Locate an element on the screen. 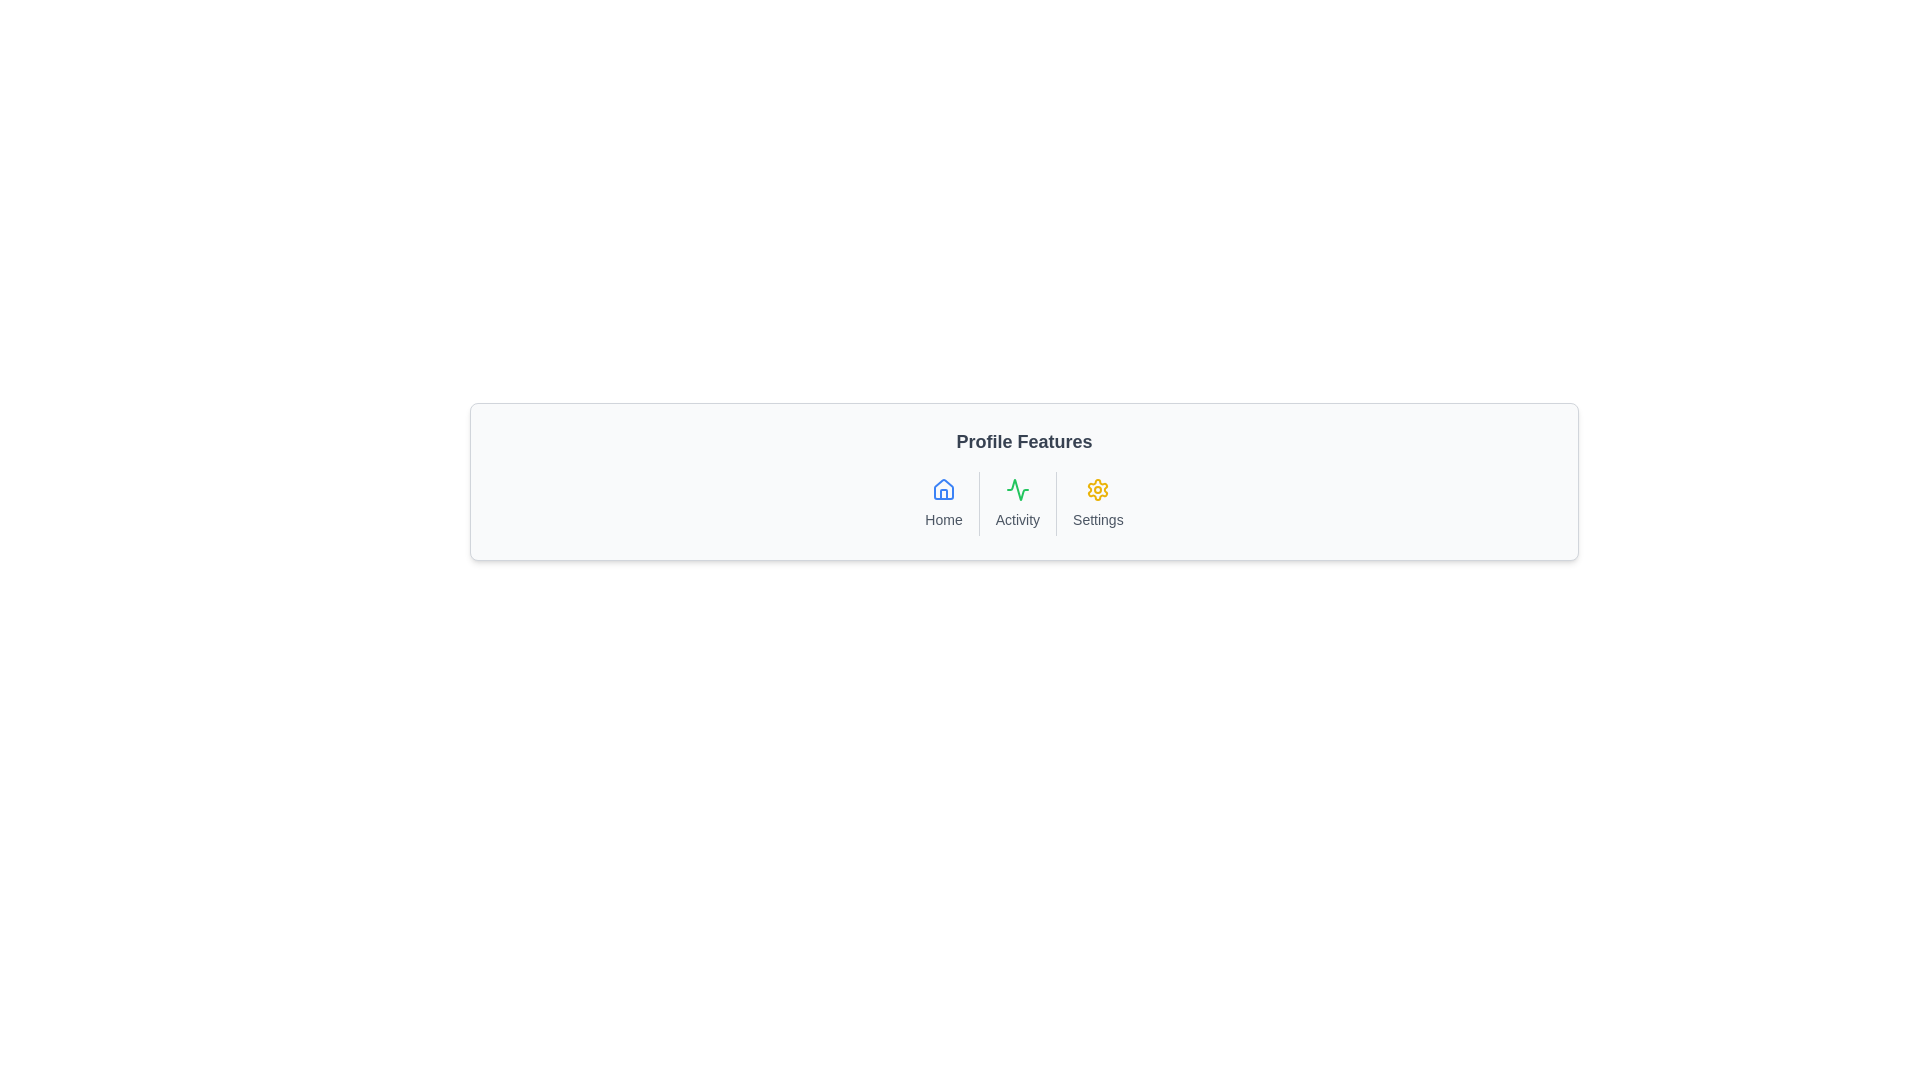 The height and width of the screenshot is (1080, 1920). the 'Home' navigation icon, which is the first of three options in the horizontal navigation layout is located at coordinates (943, 489).